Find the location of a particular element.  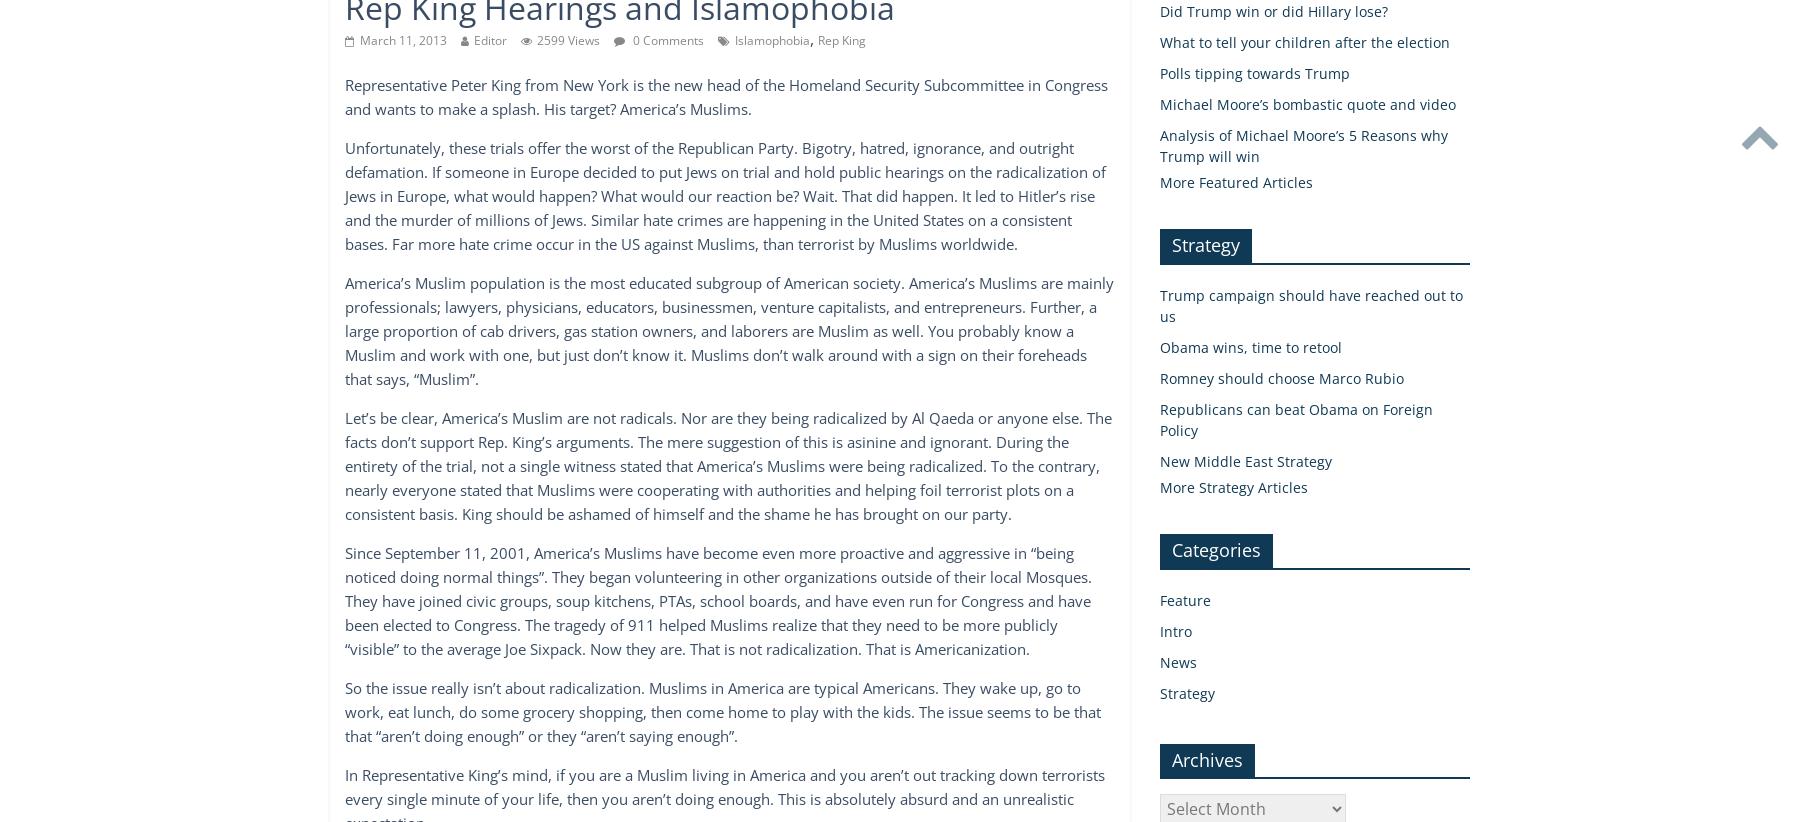

'More Strategy Articles' is located at coordinates (1233, 486).